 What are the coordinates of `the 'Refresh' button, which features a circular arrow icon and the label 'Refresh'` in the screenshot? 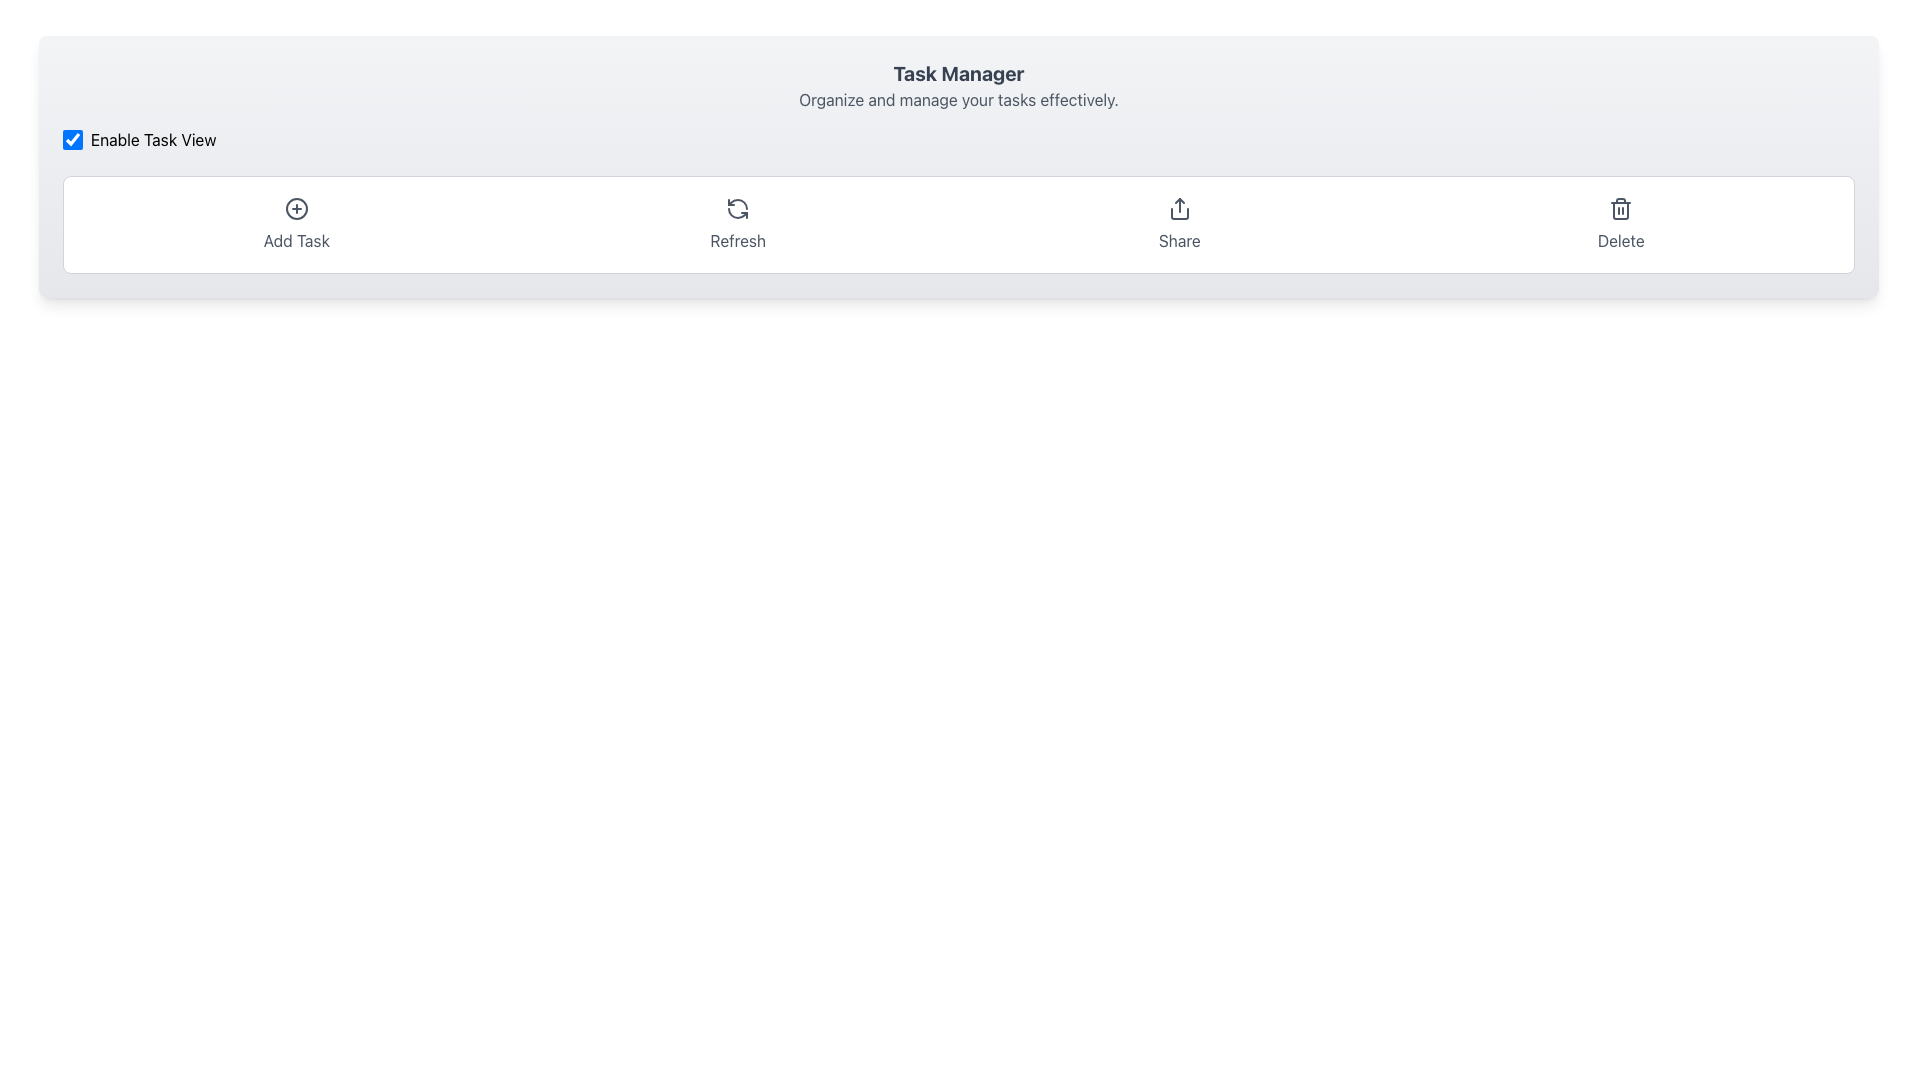 It's located at (737, 224).